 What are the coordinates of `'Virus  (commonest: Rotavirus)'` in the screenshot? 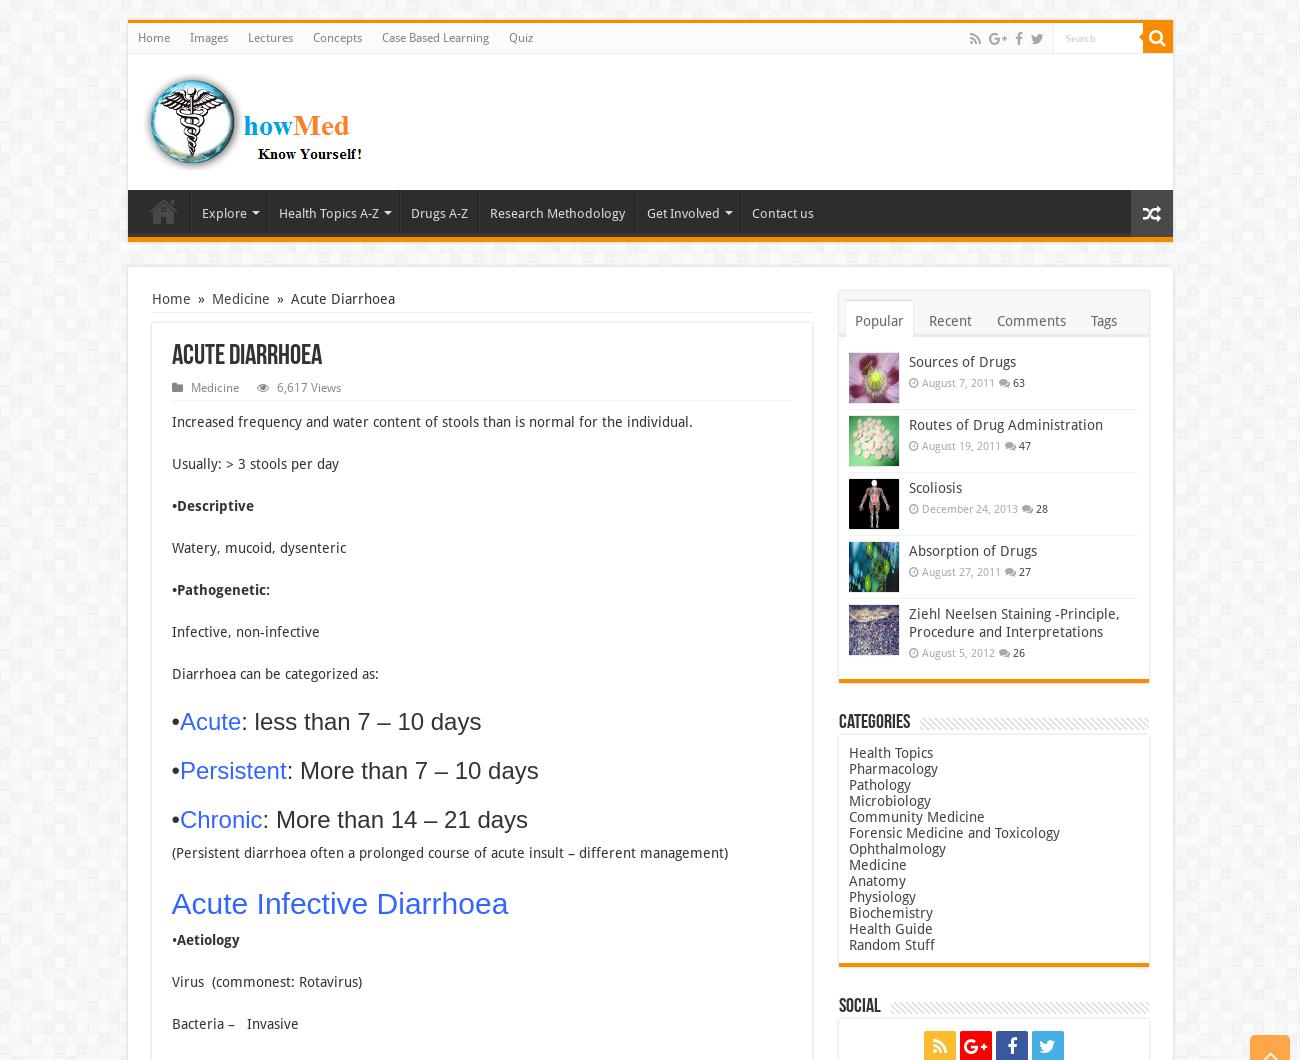 It's located at (264, 980).